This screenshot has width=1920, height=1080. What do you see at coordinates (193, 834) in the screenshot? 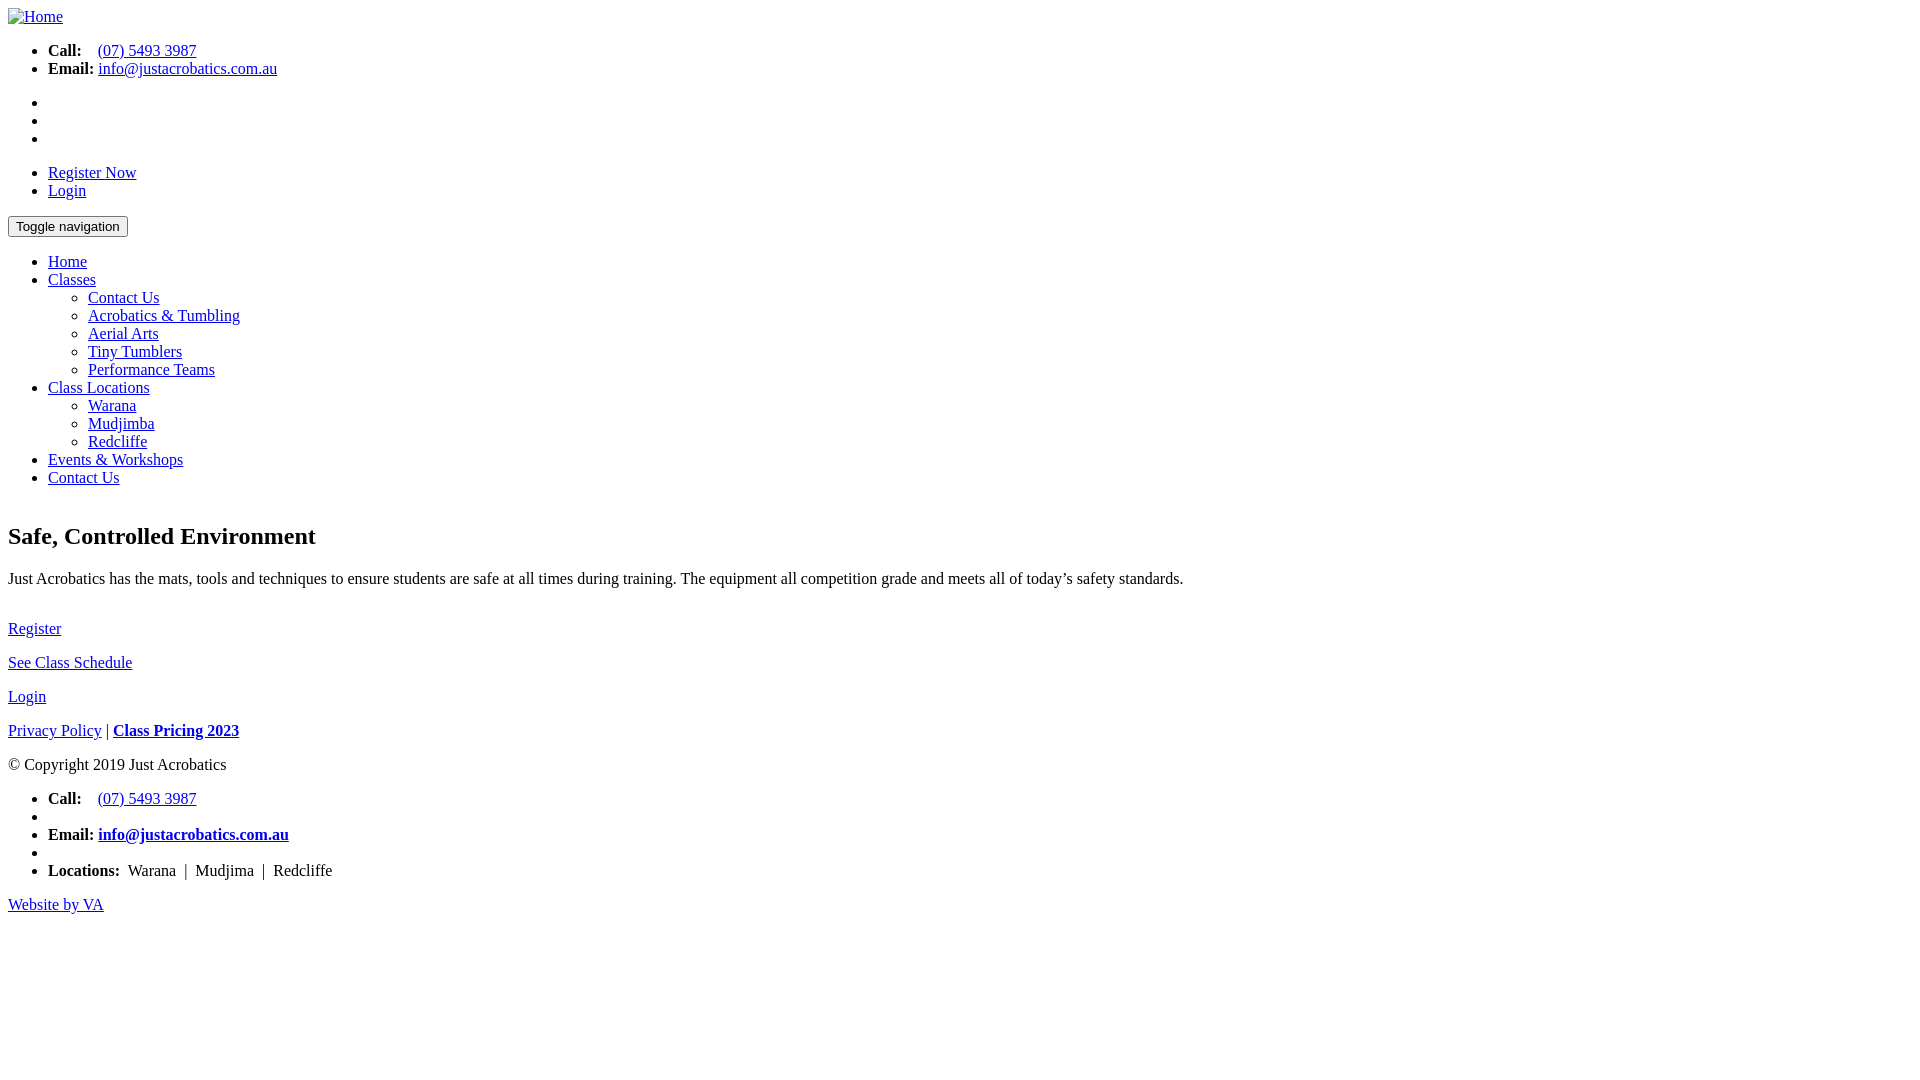
I see `'info@justacrobatics.com.au'` at bounding box center [193, 834].